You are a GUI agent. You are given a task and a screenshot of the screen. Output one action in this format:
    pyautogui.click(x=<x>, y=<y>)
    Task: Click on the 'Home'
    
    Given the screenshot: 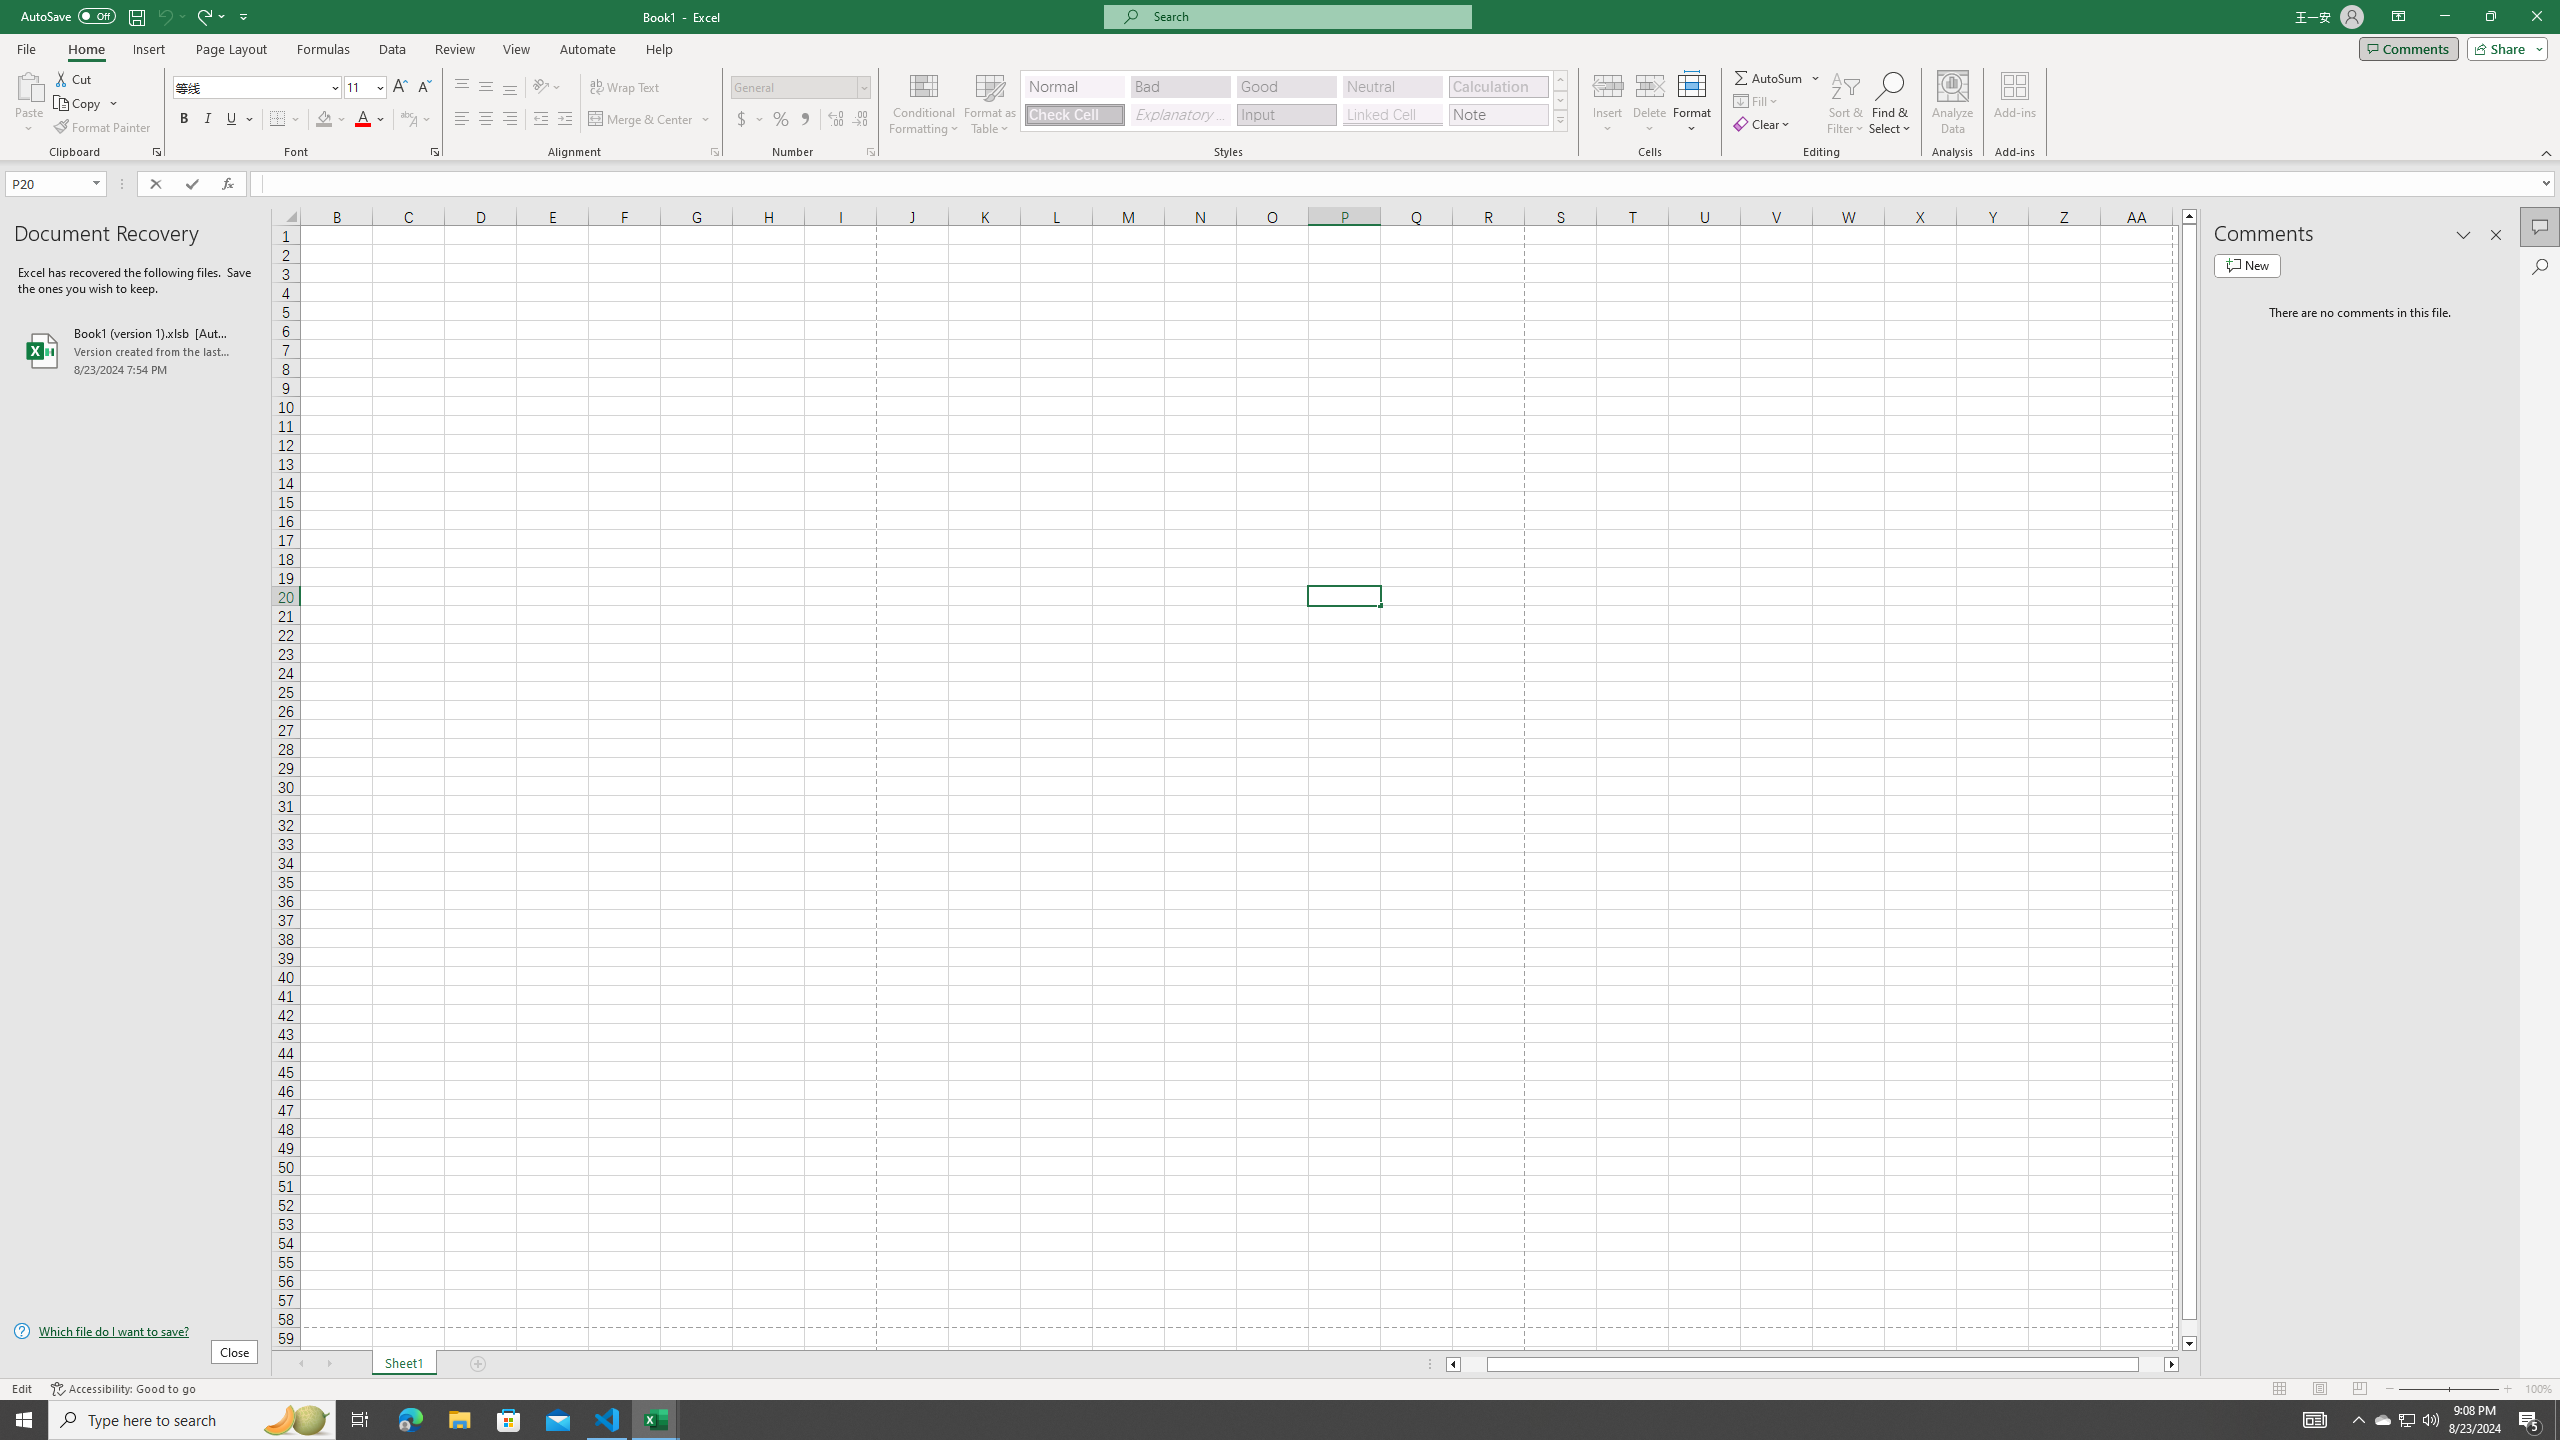 What is the action you would take?
    pyautogui.click(x=85, y=49)
    